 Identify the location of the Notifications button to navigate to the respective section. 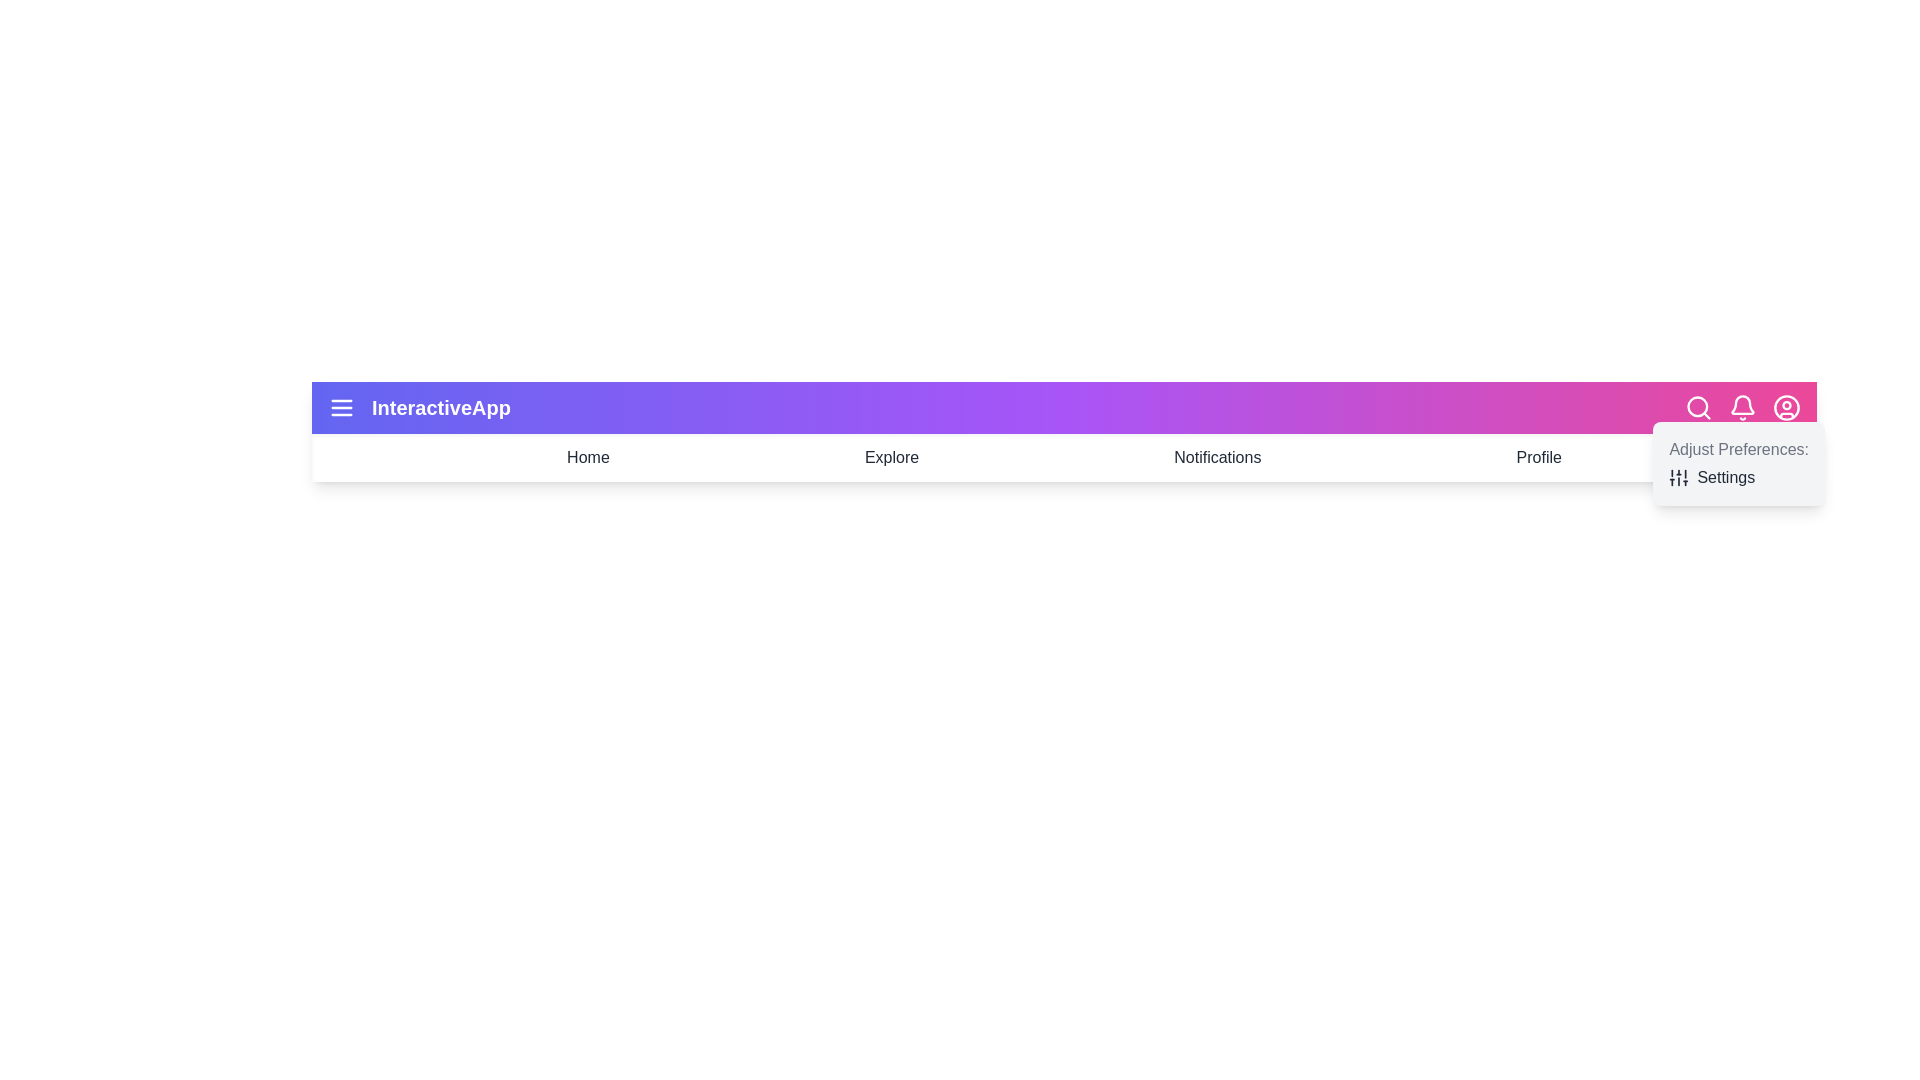
(1216, 458).